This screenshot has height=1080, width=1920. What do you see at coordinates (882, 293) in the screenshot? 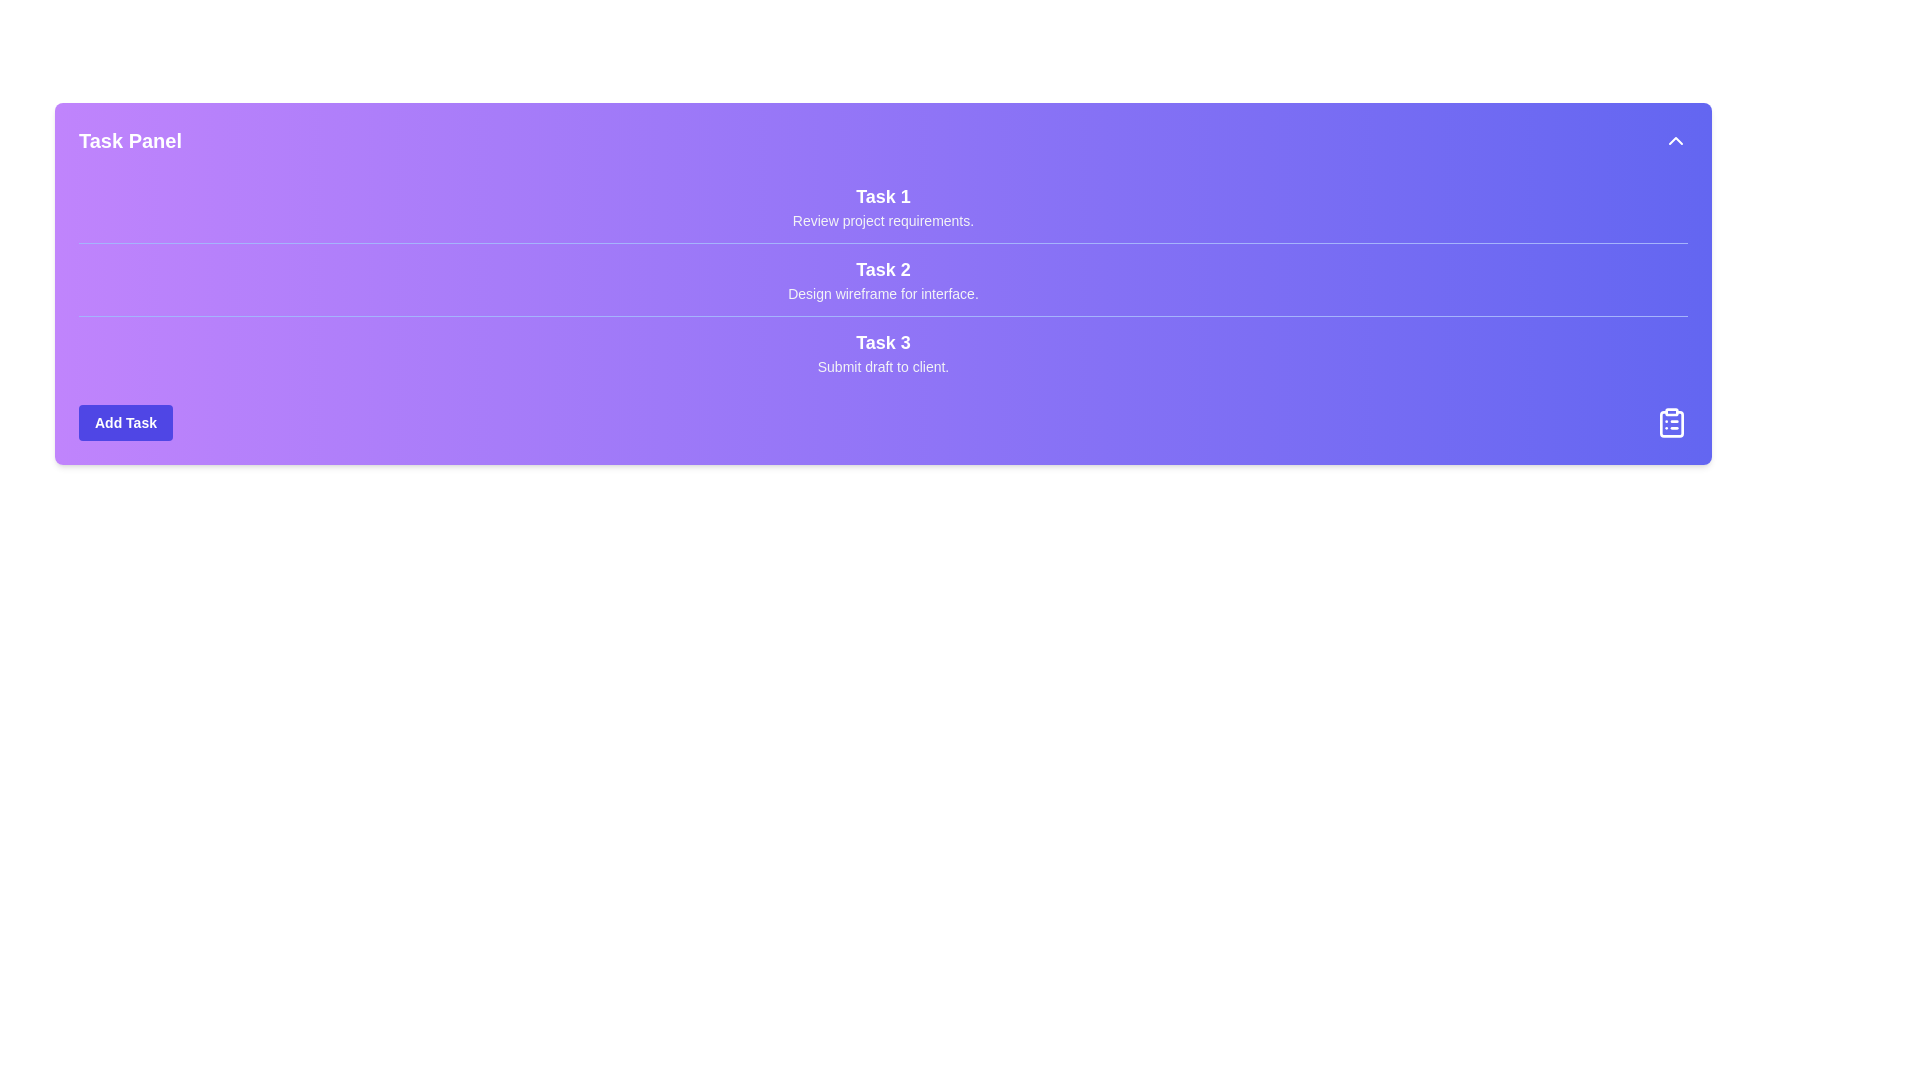
I see `the text label providing a description for 'Task 2', which is located below the 'Task 2' heading and above the next task entry` at bounding box center [882, 293].